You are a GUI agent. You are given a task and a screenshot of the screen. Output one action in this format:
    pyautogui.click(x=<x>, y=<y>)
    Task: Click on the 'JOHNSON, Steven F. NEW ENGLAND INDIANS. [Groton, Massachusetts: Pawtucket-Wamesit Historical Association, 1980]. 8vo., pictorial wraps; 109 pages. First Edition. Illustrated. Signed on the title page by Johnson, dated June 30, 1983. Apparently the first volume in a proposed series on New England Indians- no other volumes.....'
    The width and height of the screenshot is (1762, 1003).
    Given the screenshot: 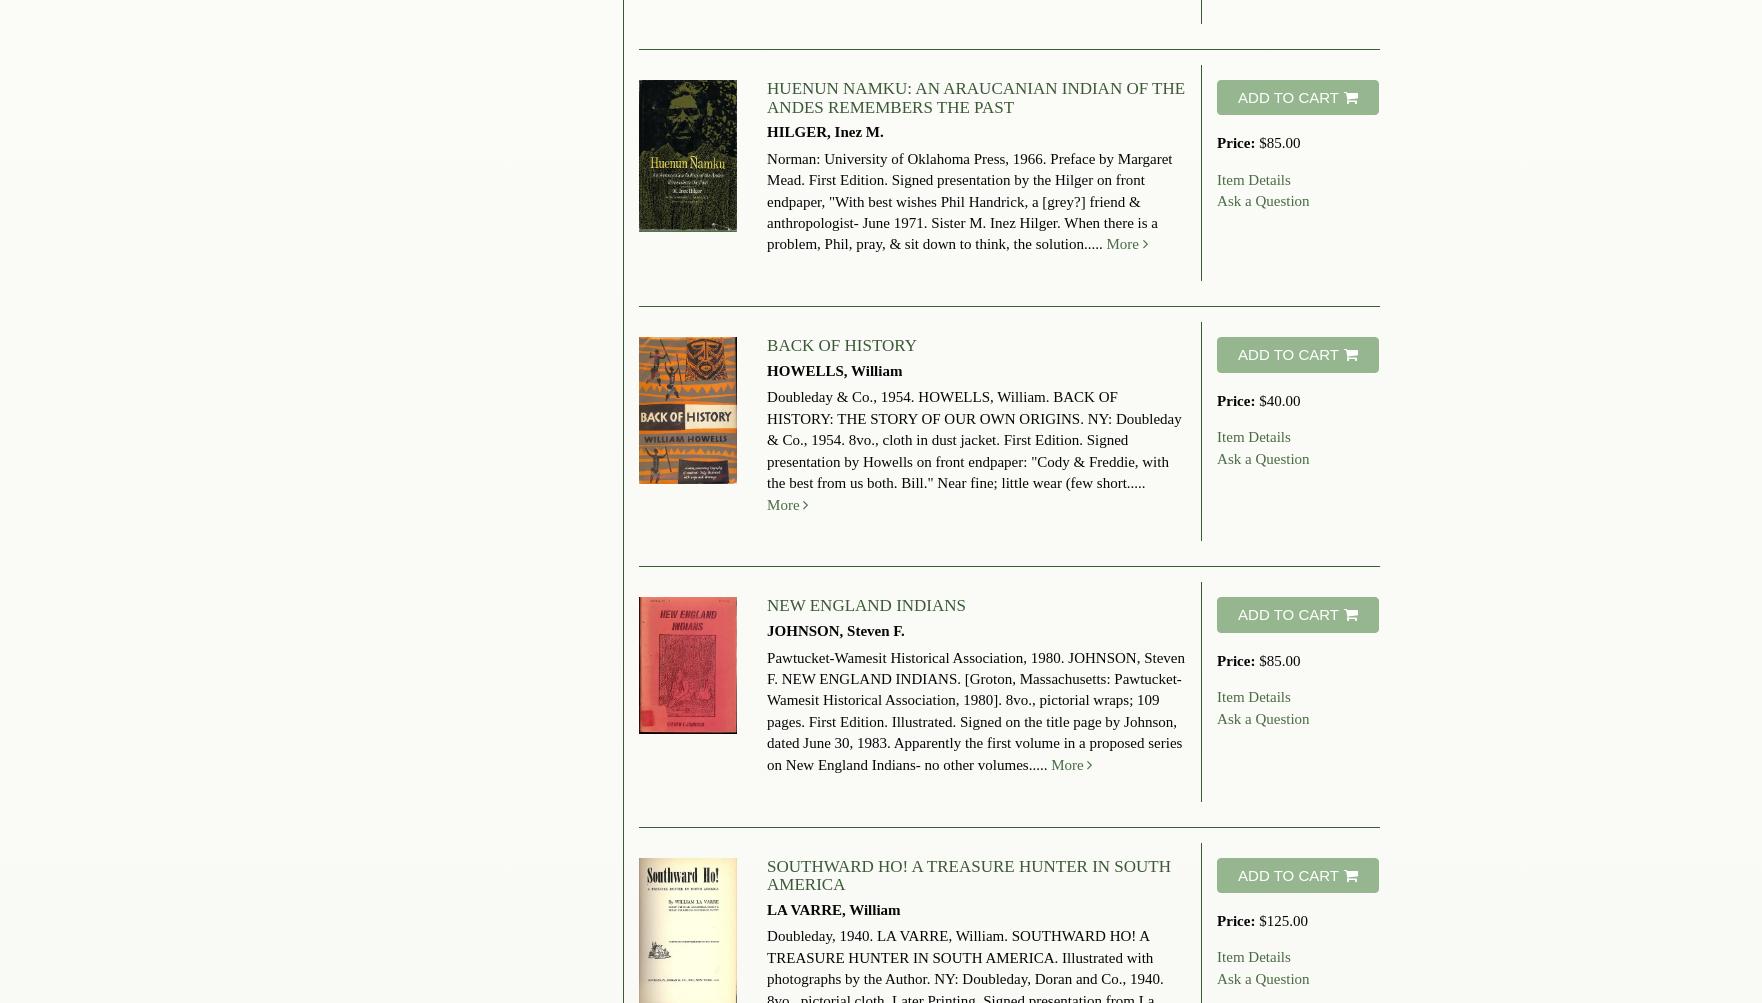 What is the action you would take?
    pyautogui.click(x=975, y=709)
    